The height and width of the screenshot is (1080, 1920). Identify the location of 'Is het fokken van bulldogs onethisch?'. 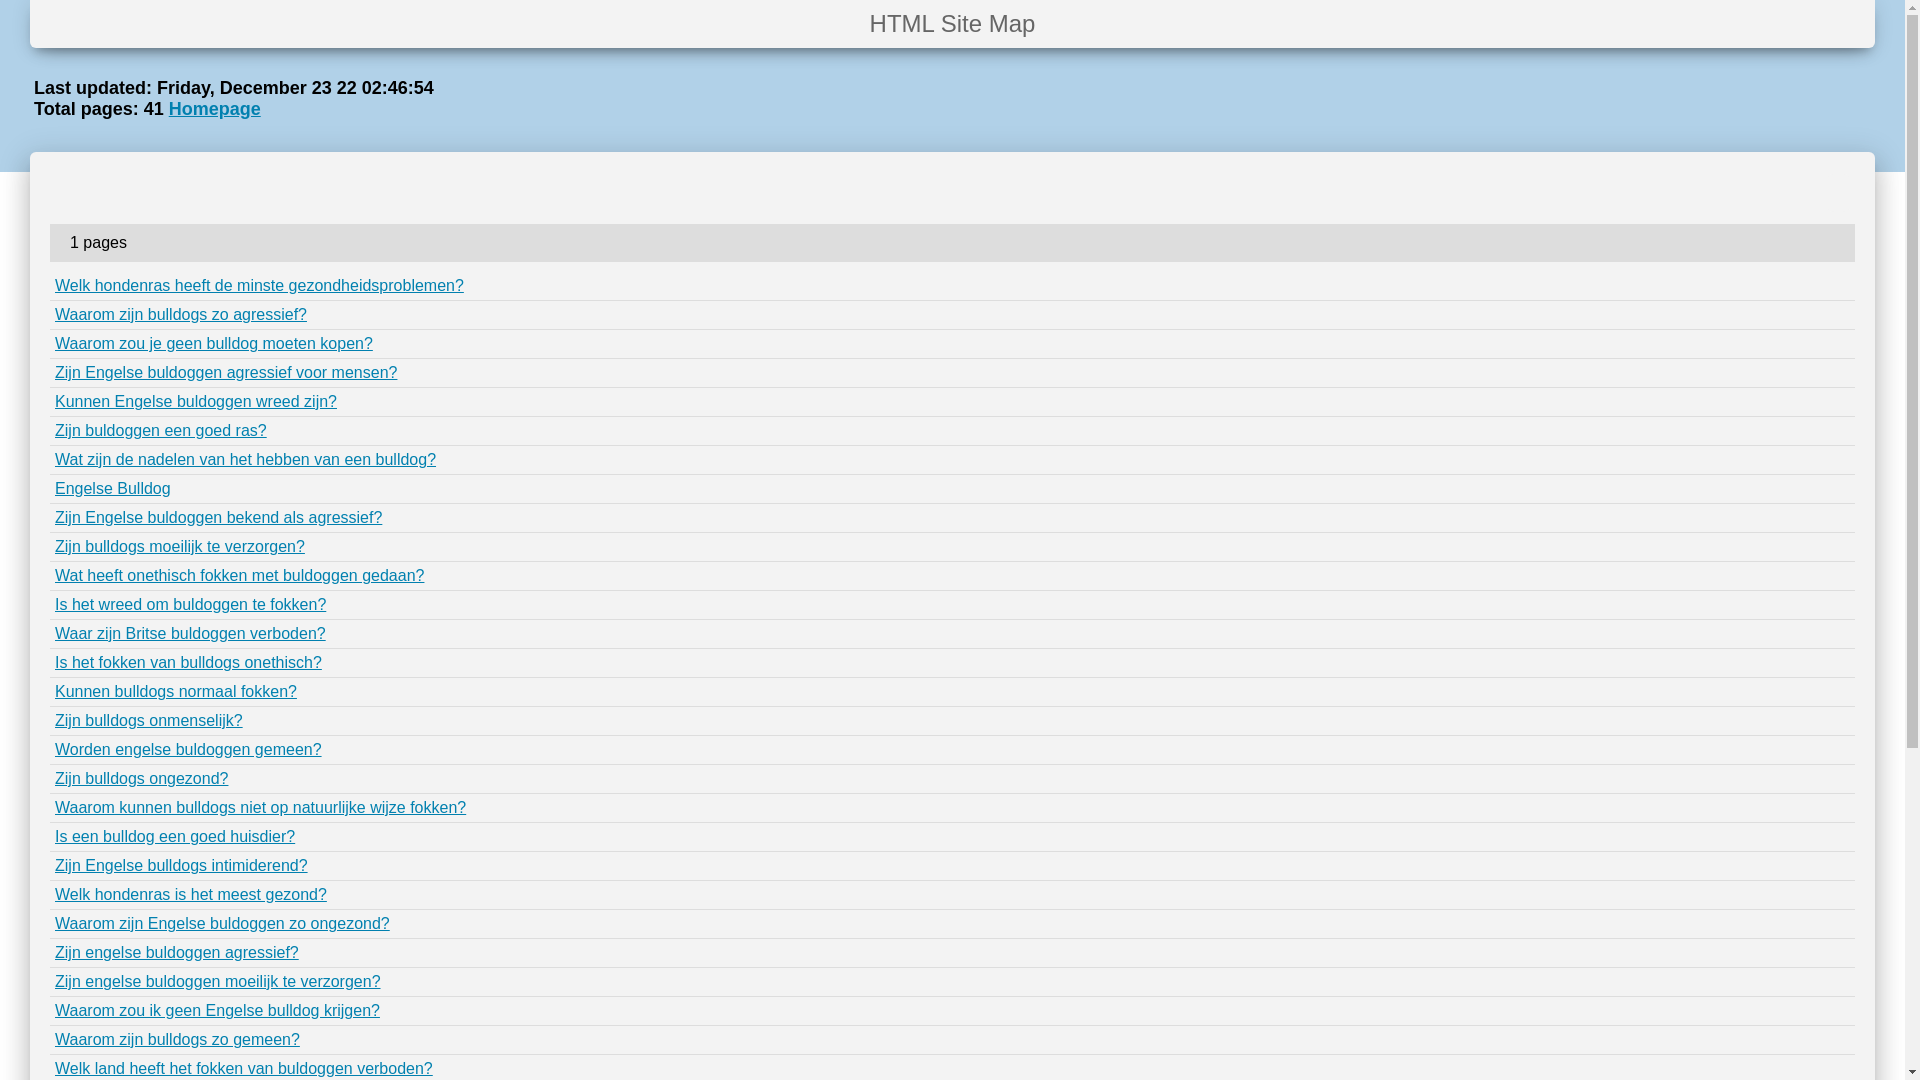
(188, 662).